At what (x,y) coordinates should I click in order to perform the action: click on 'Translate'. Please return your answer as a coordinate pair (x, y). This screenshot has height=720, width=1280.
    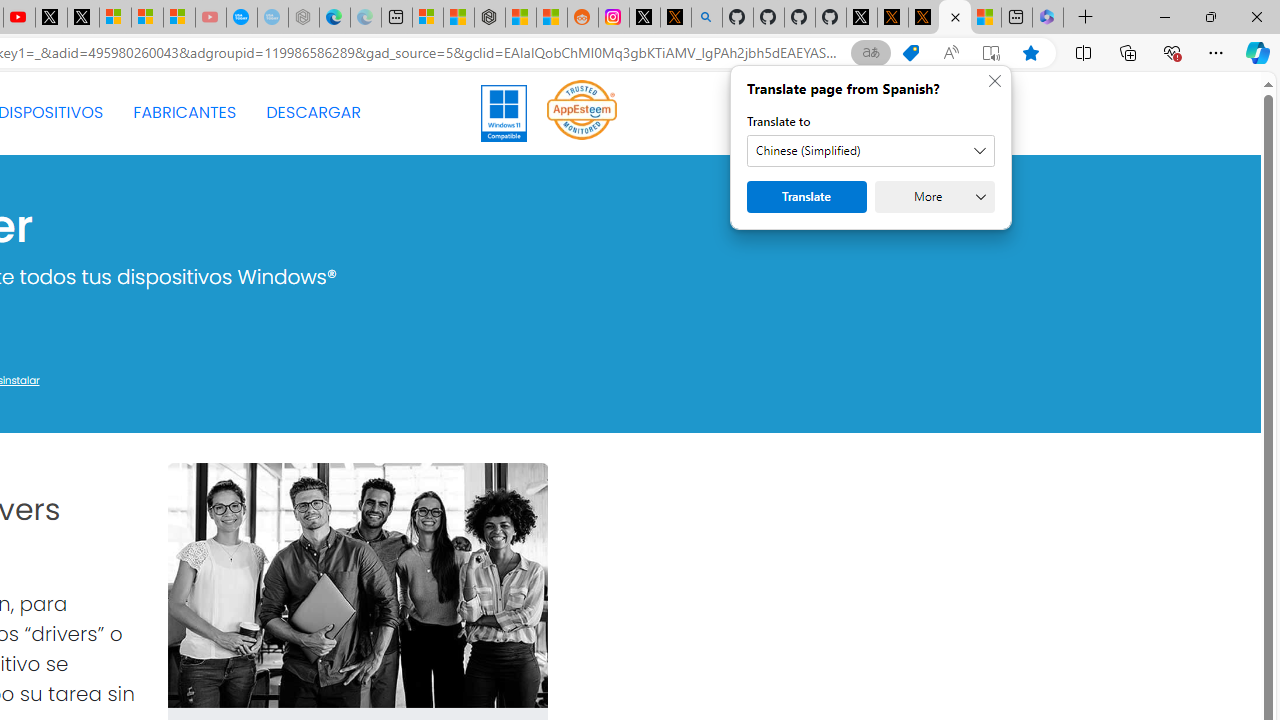
    Looking at the image, I should click on (807, 196).